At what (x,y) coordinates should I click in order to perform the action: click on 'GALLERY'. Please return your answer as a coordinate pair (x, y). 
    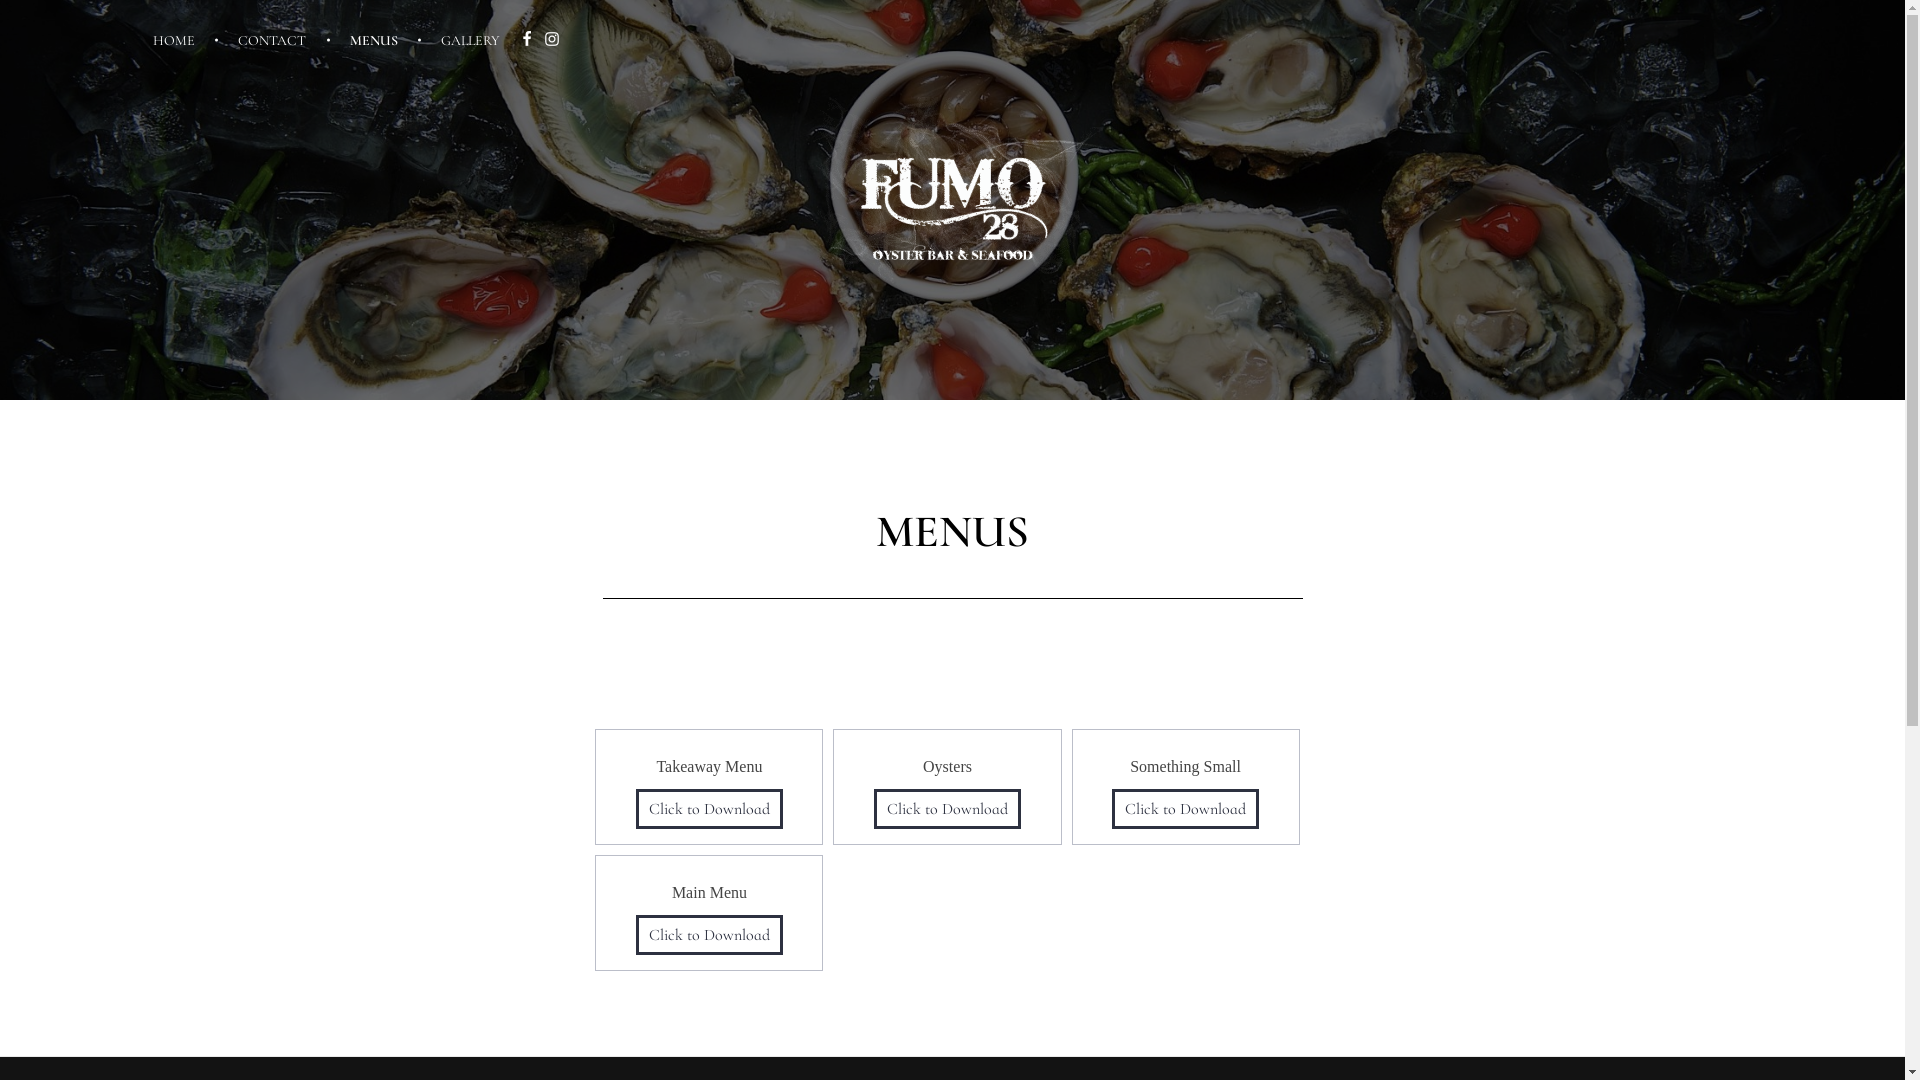
    Looking at the image, I should click on (459, 39).